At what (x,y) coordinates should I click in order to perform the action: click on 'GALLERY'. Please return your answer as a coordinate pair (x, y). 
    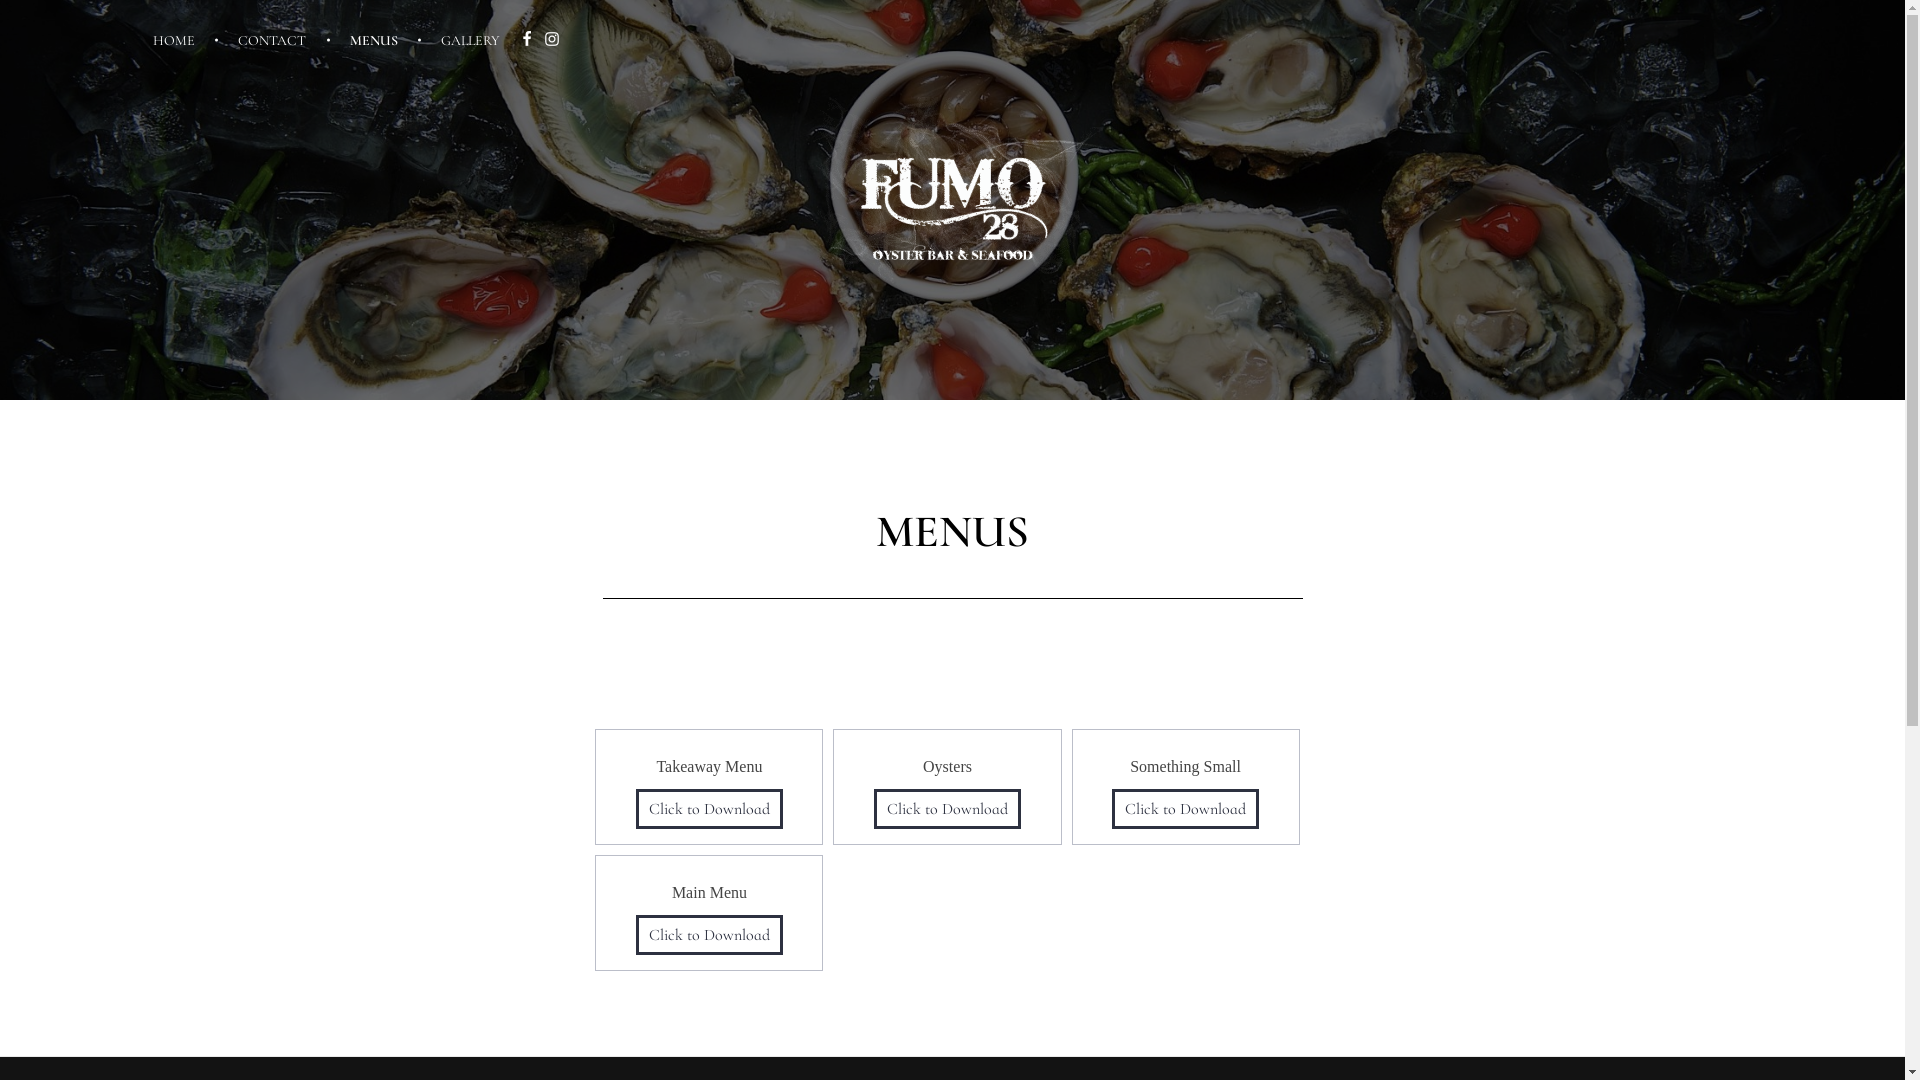
    Looking at the image, I should click on (459, 39).